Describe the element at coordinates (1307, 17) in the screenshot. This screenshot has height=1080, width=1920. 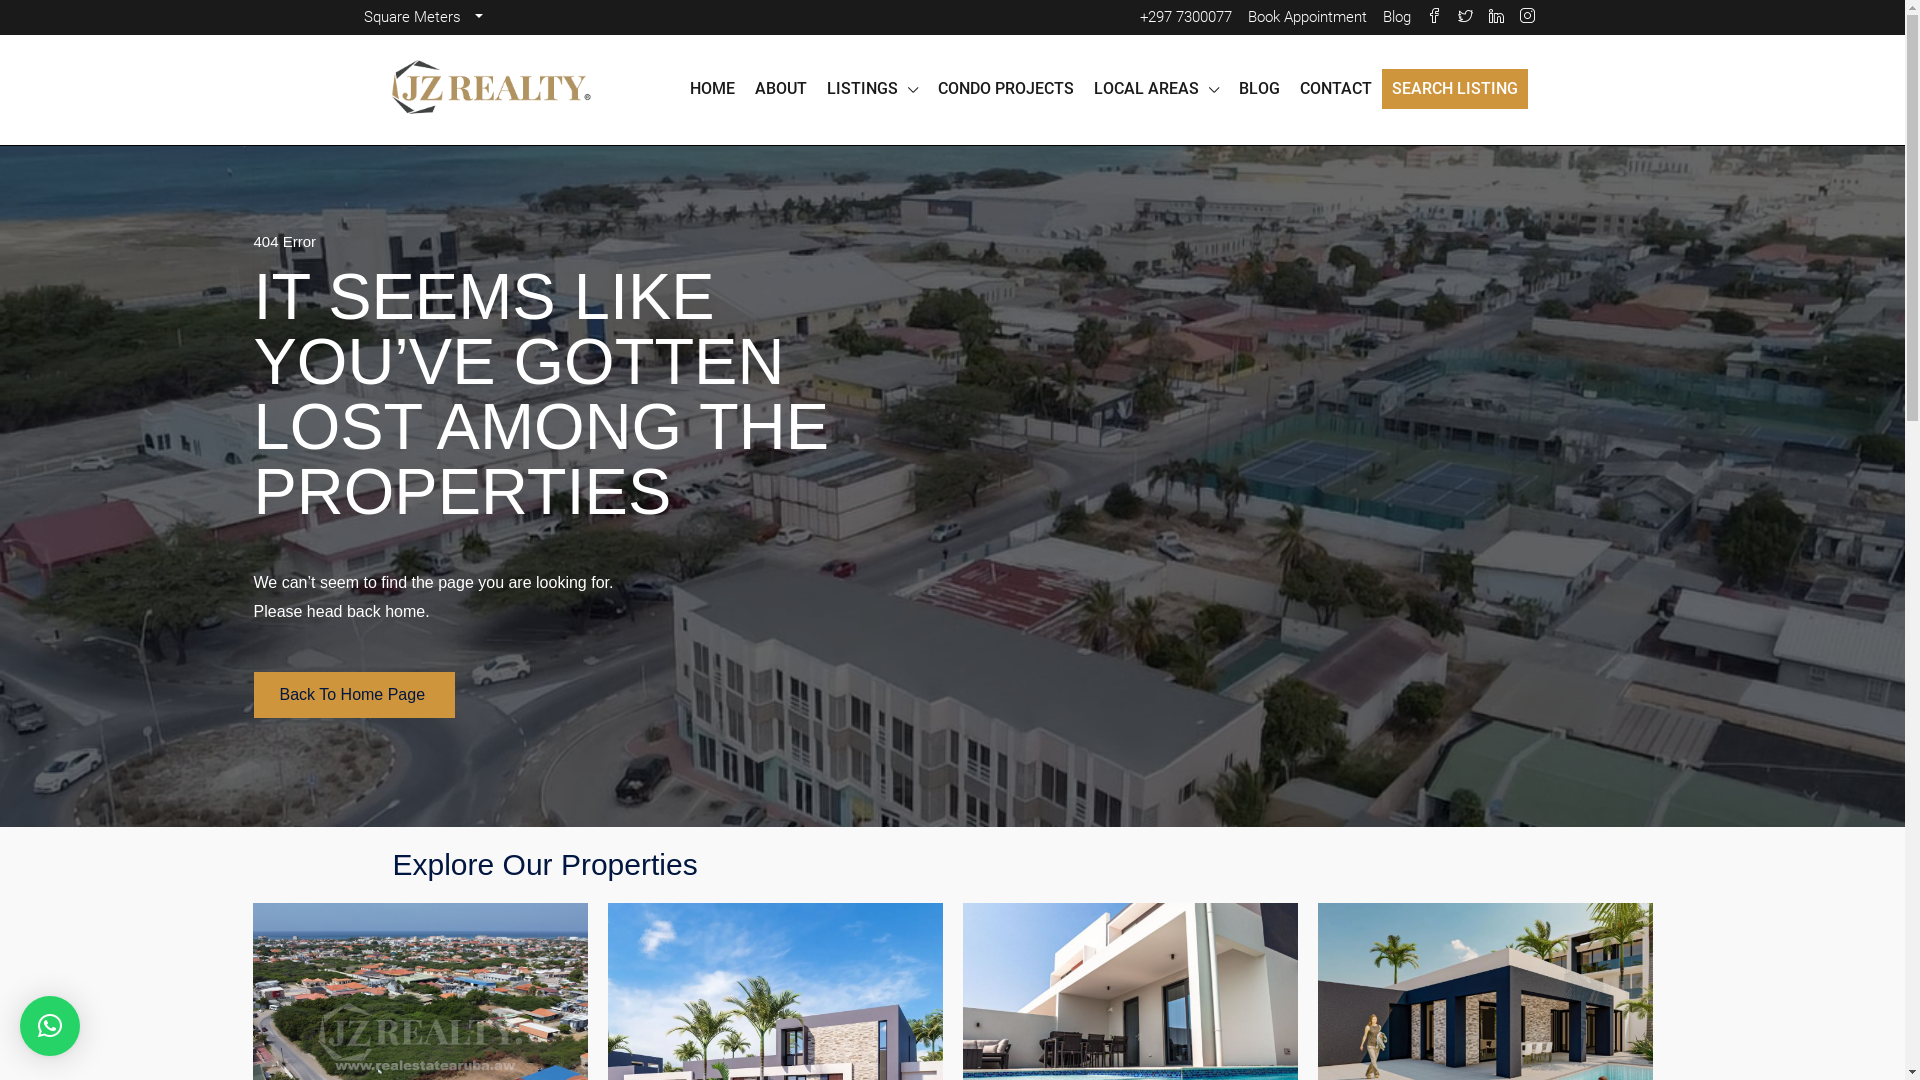
I see `'Book Appointment'` at that location.